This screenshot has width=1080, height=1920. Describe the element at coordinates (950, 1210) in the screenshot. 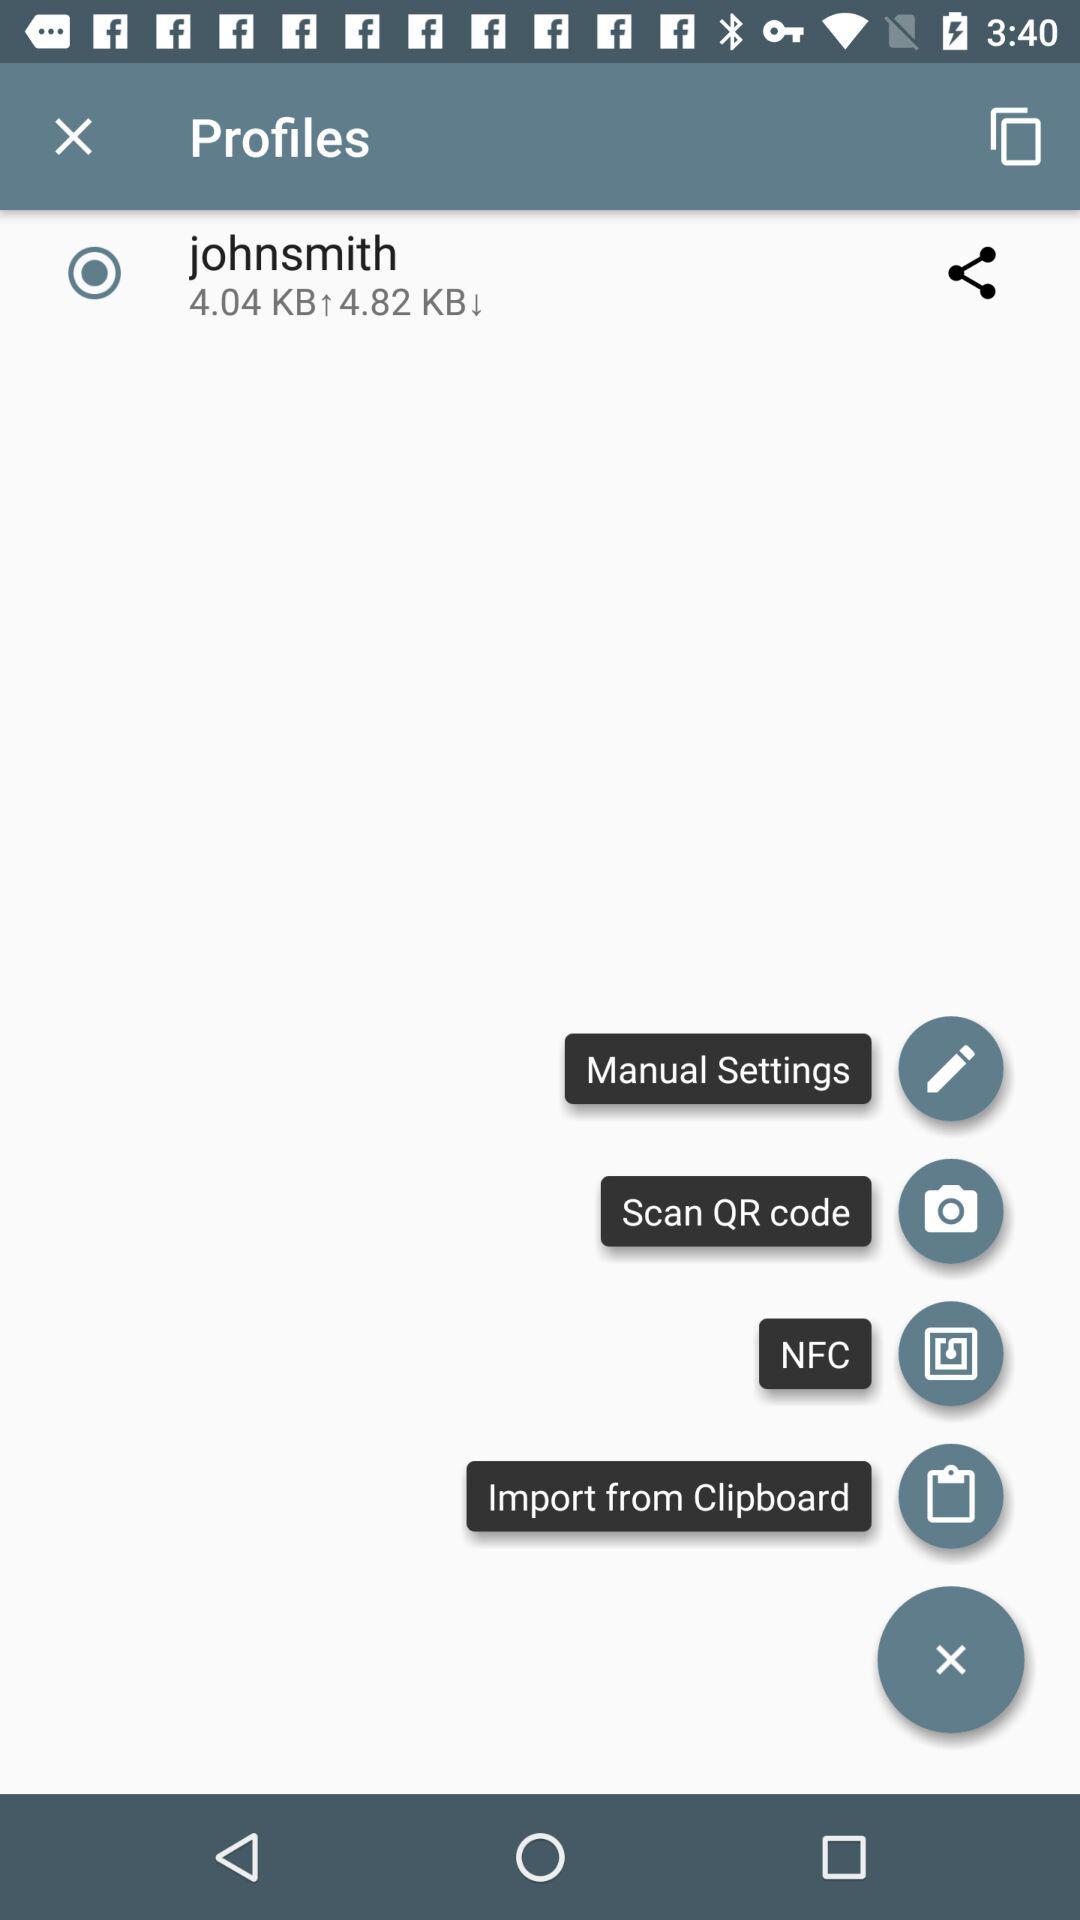

I see `scan` at that location.